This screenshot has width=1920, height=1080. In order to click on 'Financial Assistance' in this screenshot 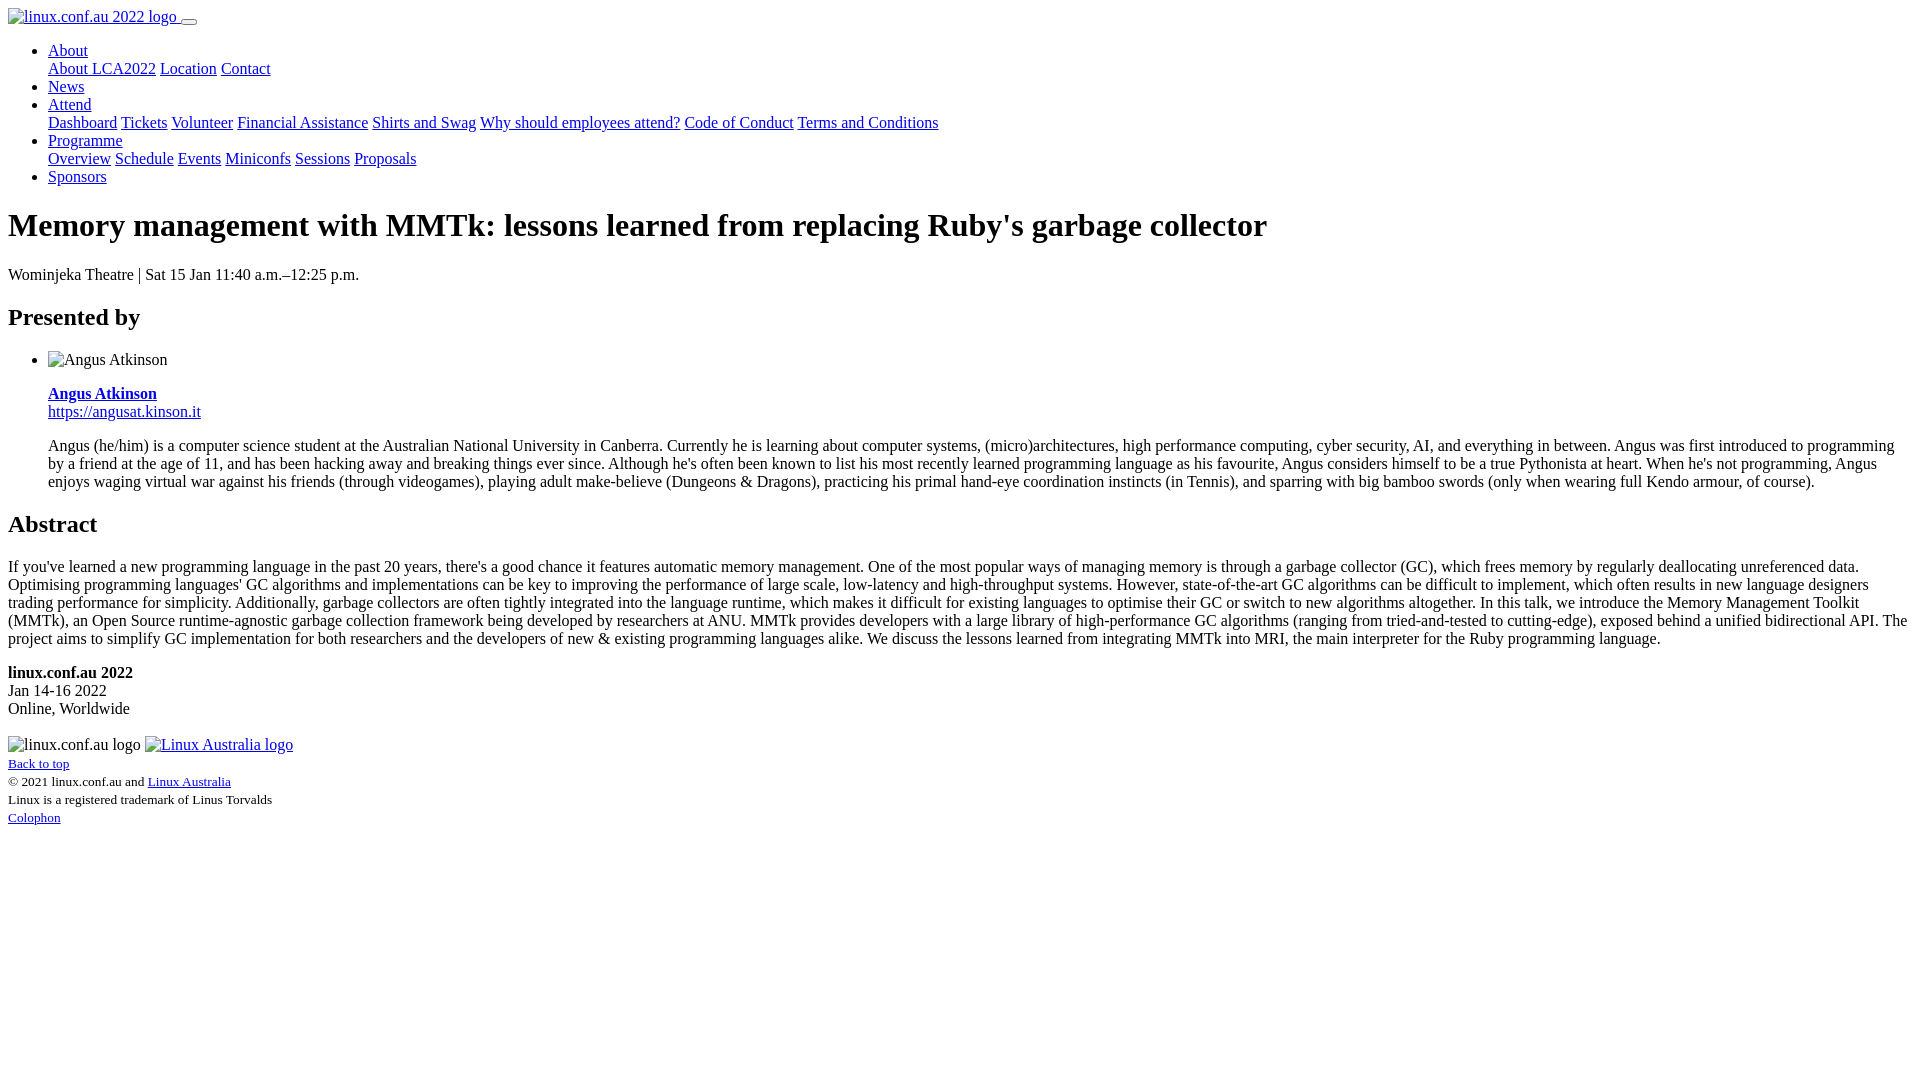, I will do `click(301, 122)`.